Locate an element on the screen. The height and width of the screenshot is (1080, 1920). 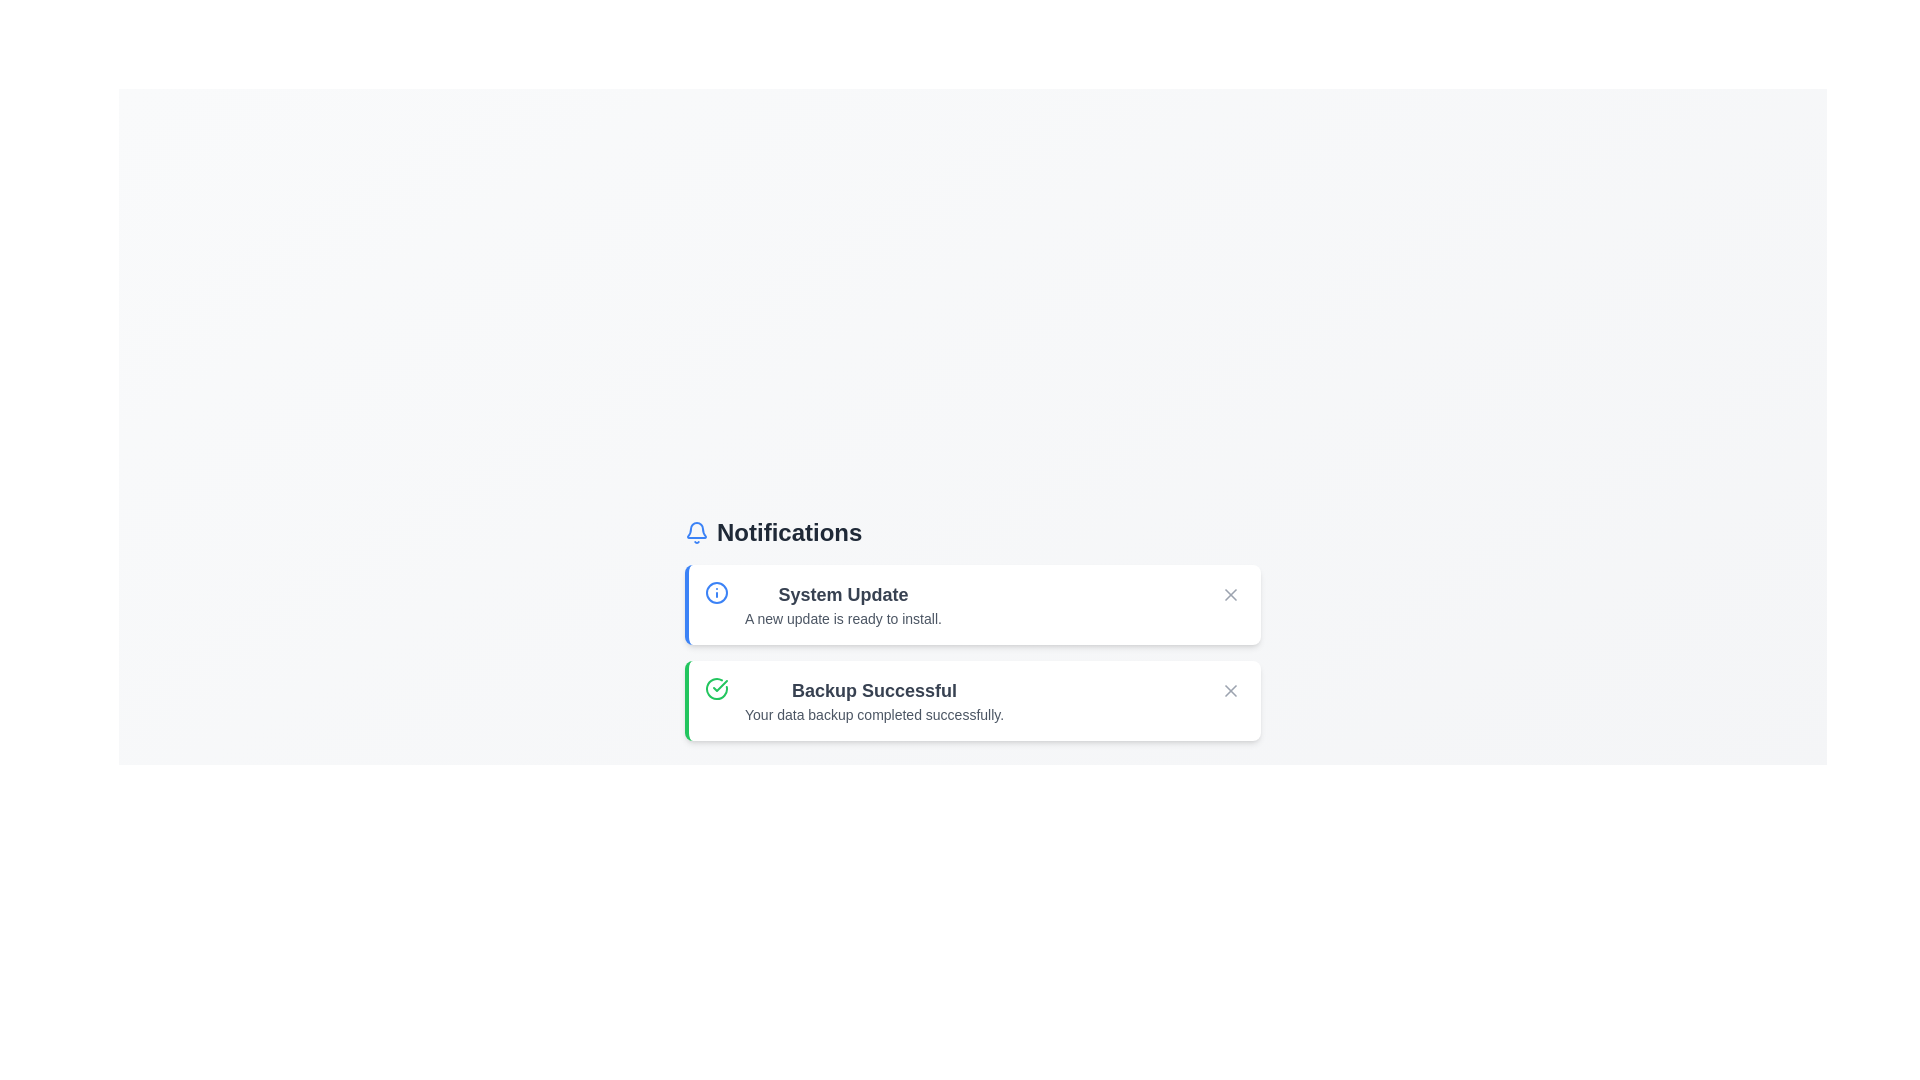
the informational icon located in the top notification card titled 'System Update', positioned left of the text 'System Update' is located at coordinates (716, 592).